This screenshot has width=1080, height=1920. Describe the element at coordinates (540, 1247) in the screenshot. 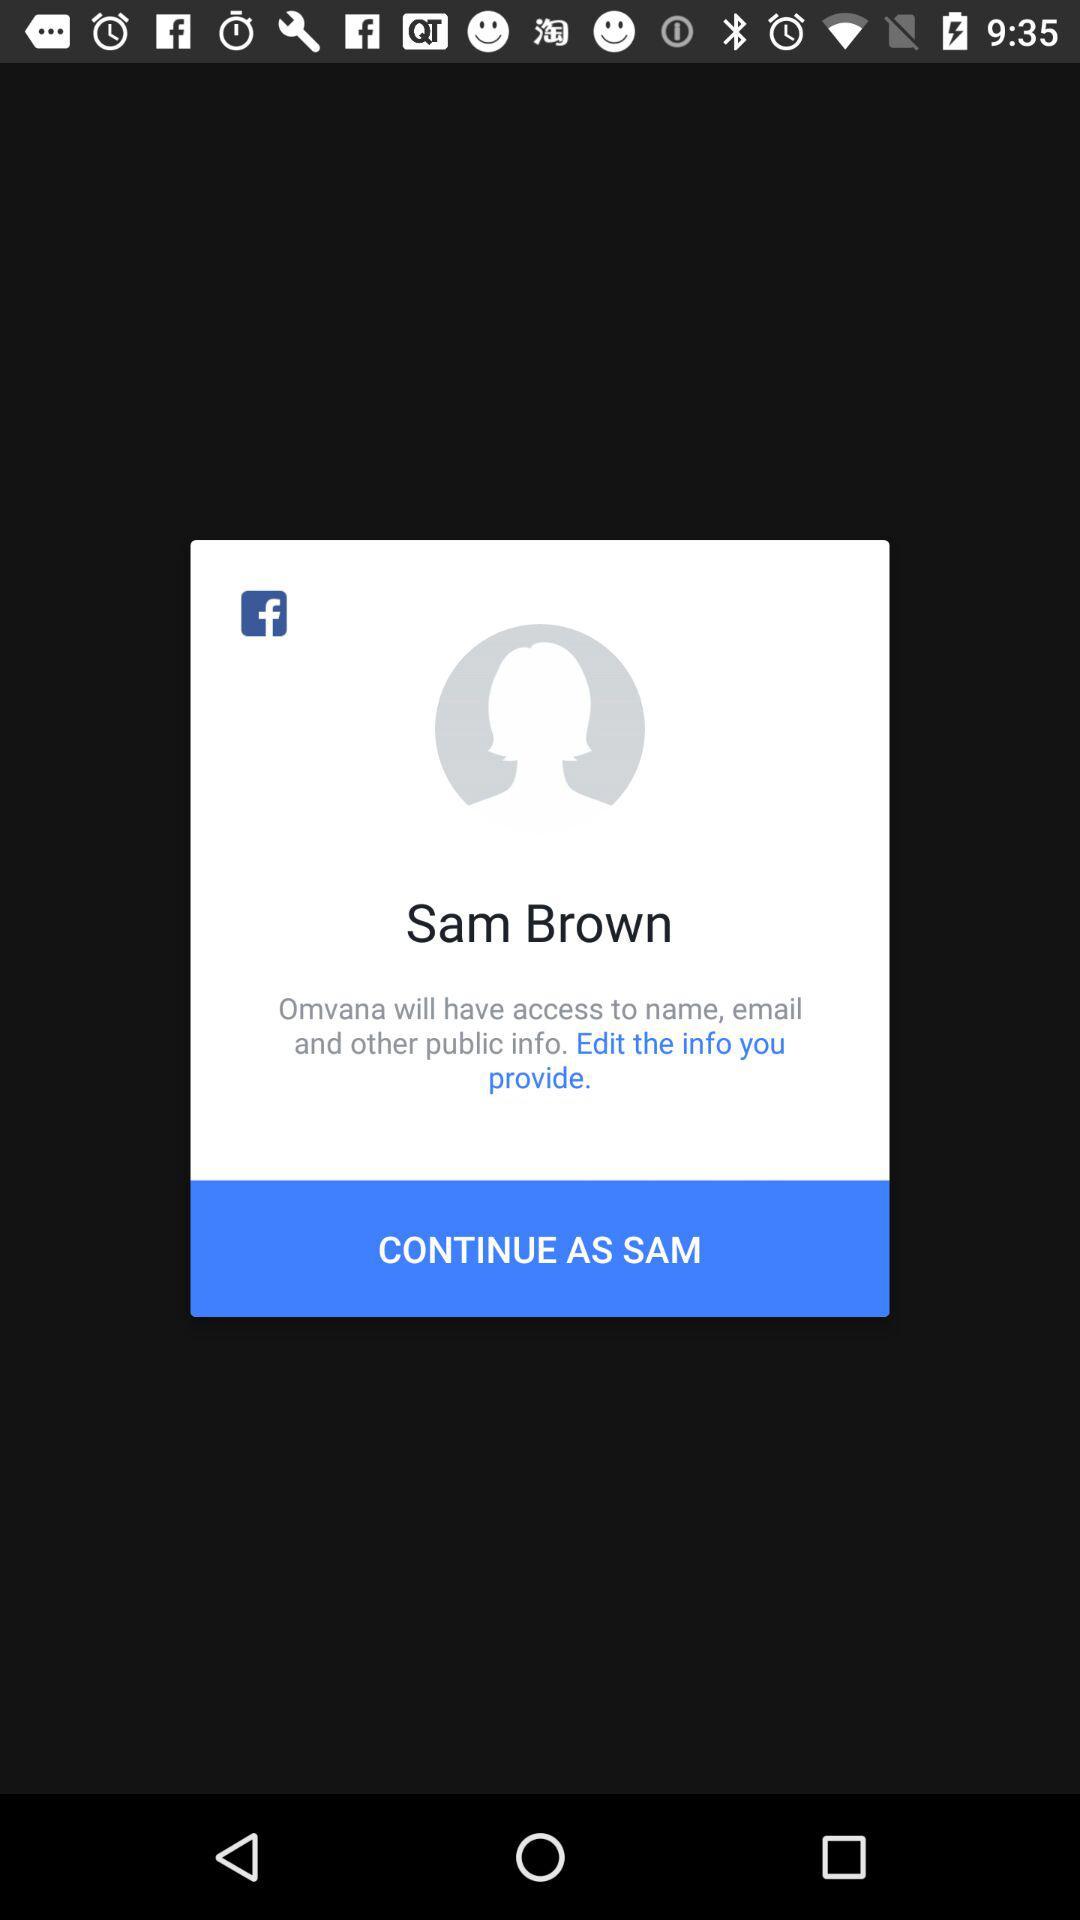

I see `continue as sam` at that location.